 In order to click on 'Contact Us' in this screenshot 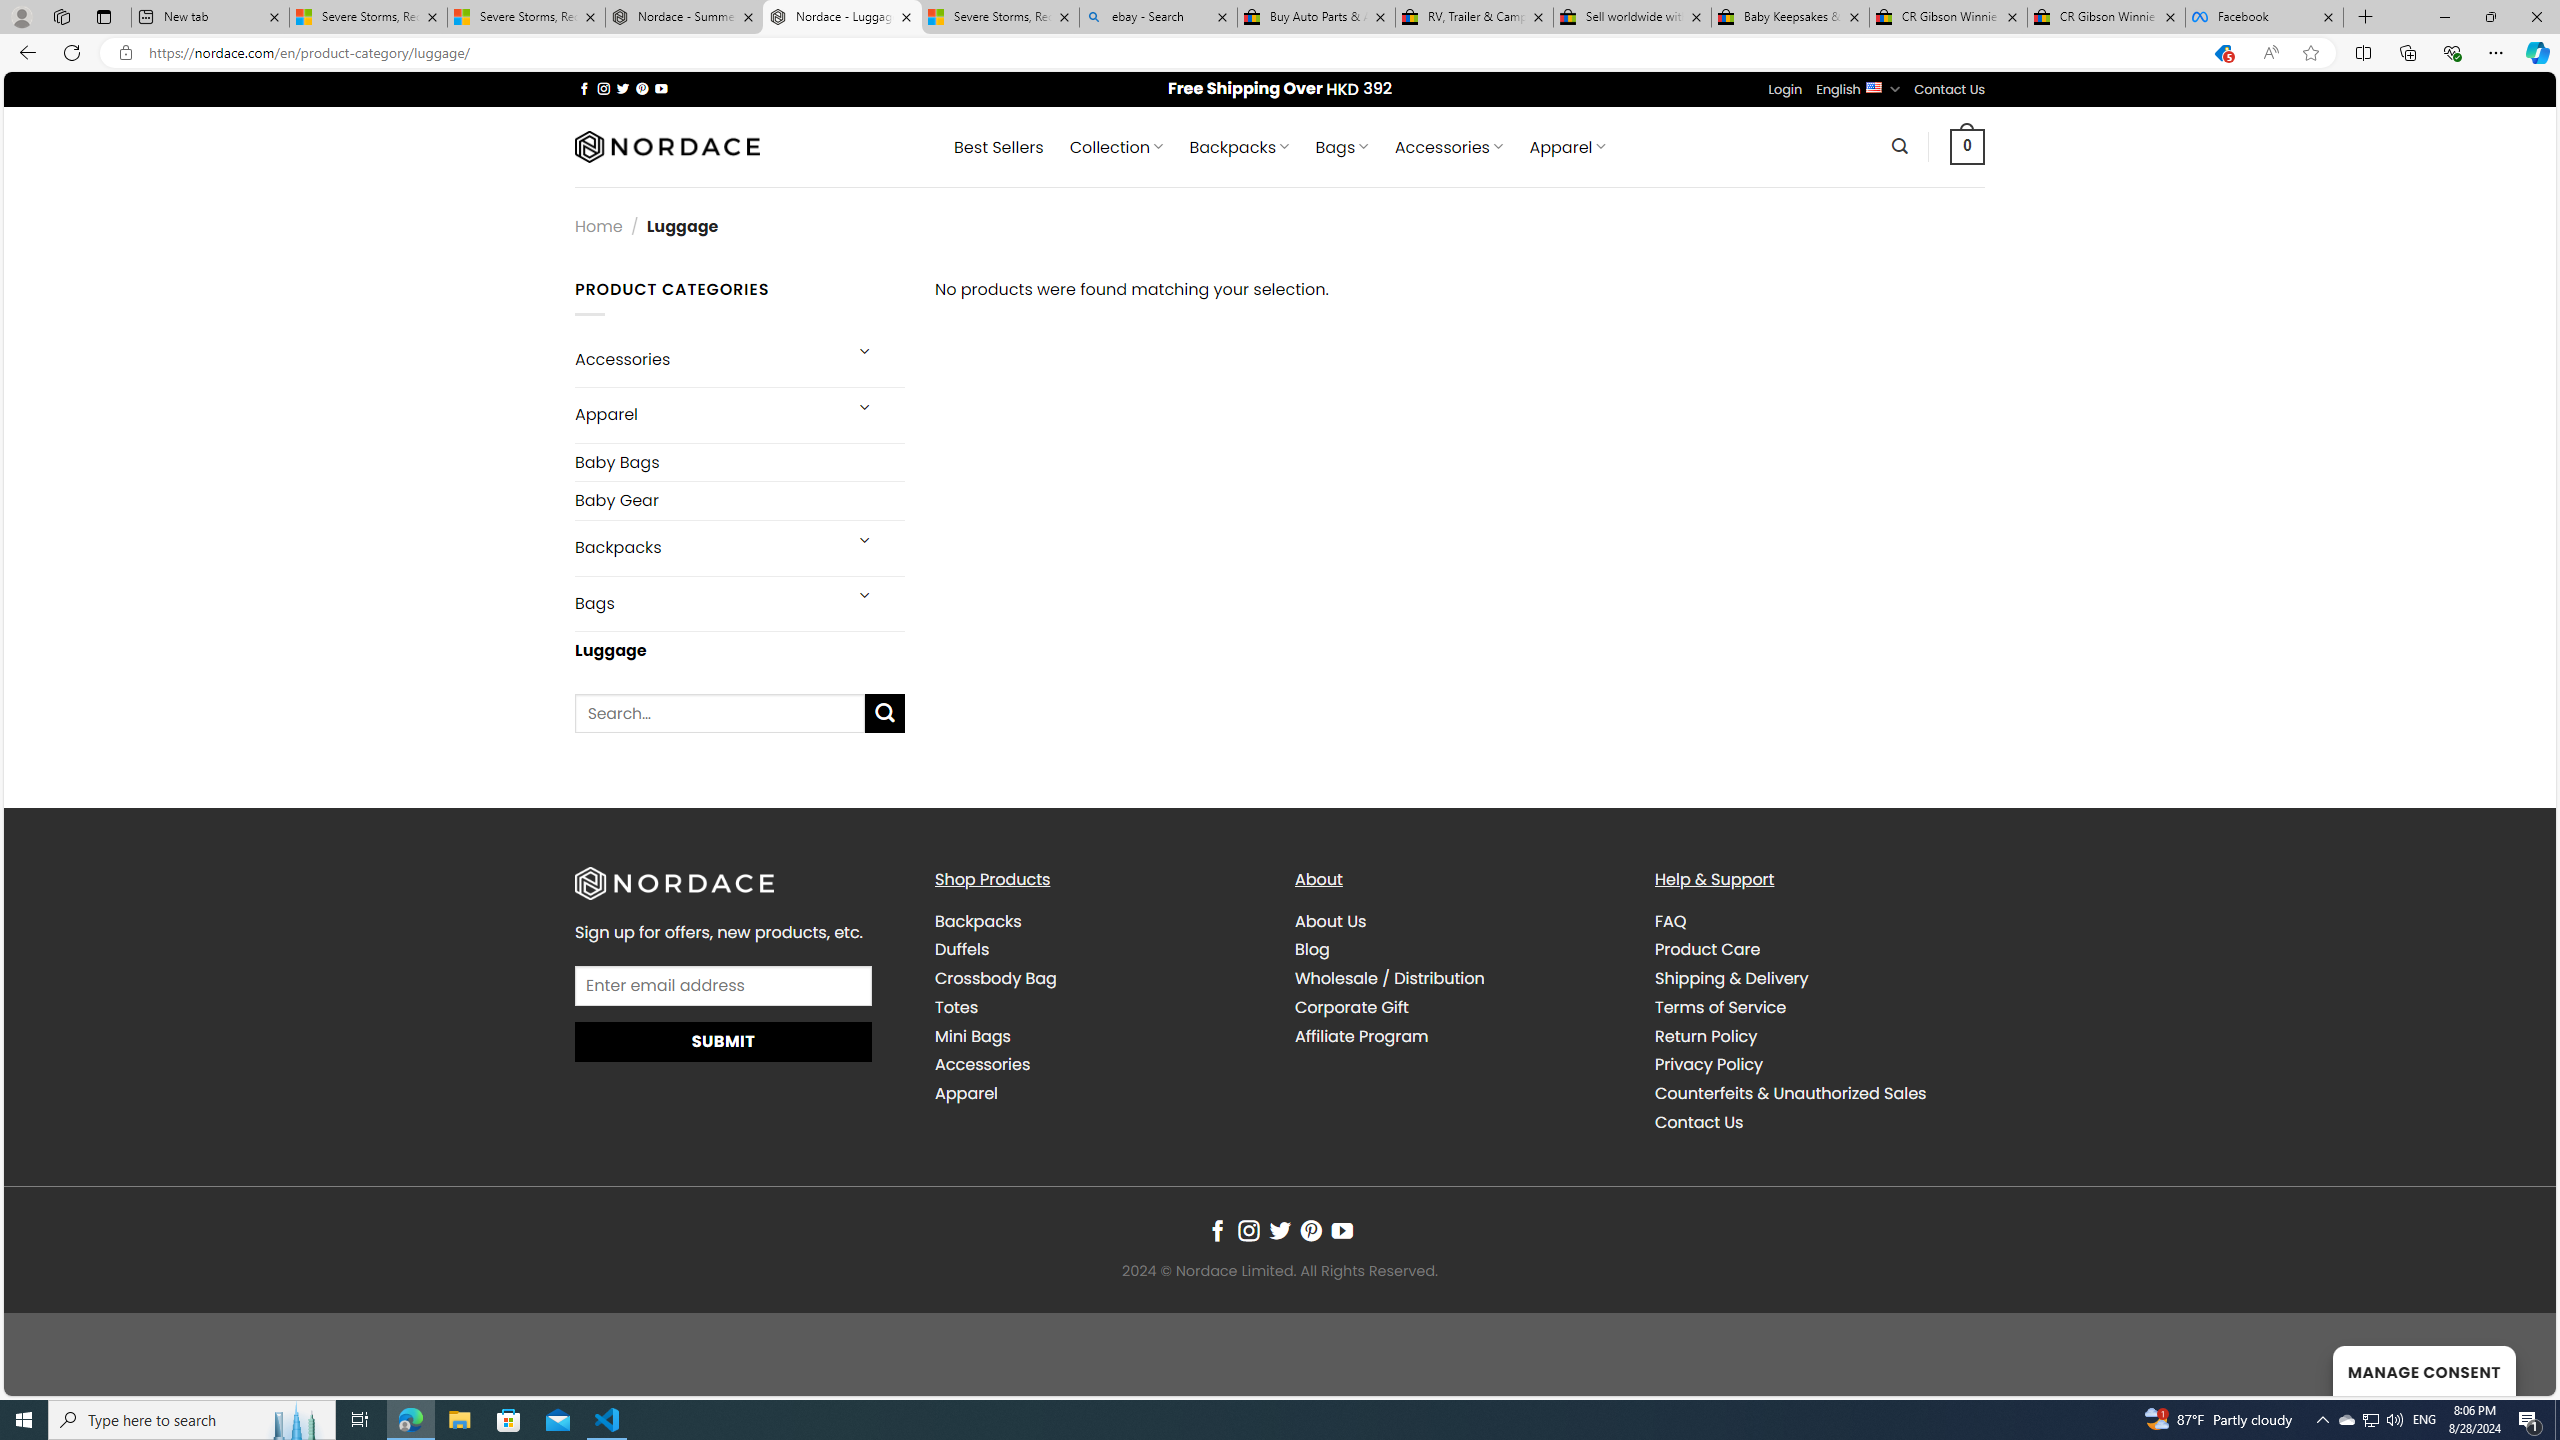, I will do `click(1818, 1122)`.